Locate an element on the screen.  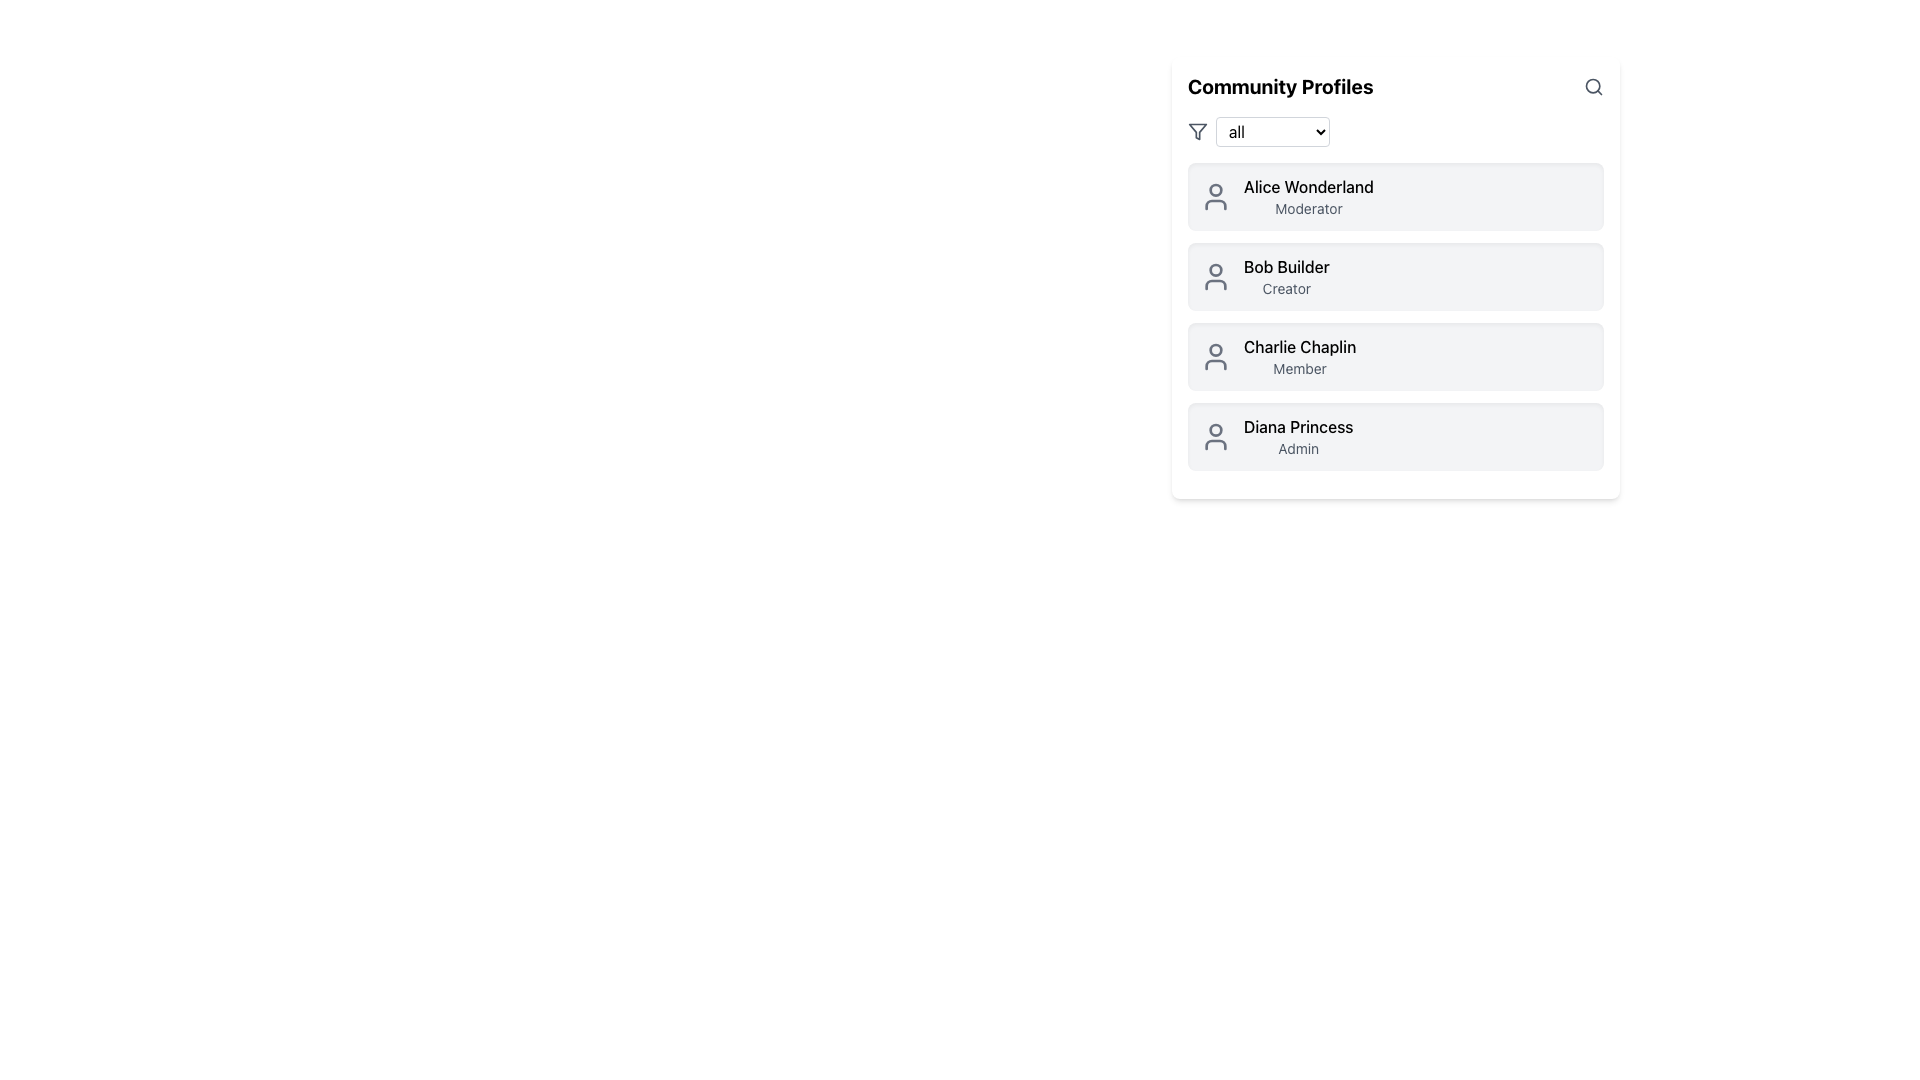
the lower rectangular part of the user icon representing 'Diana Princess', Admin role, located at the bottom of the community profiles list is located at coordinates (1214, 443).